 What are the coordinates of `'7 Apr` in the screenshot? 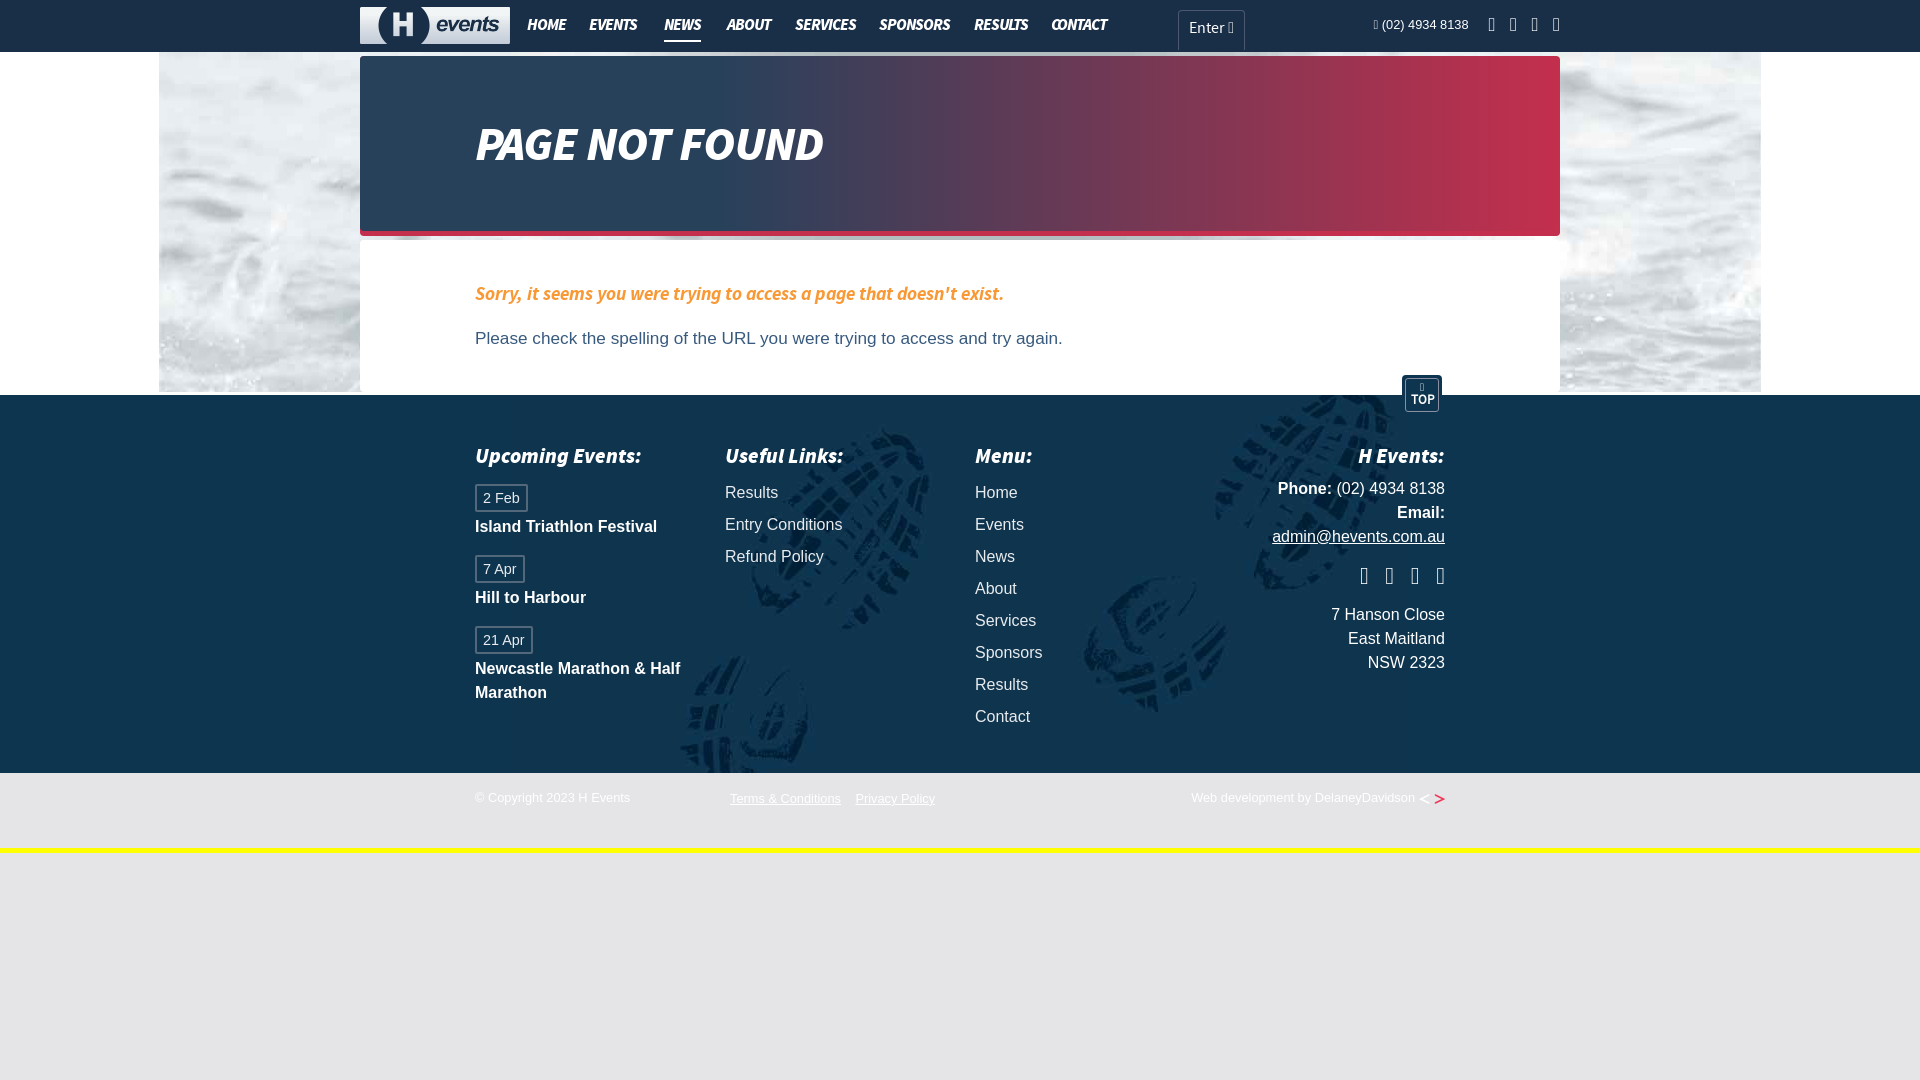 It's located at (474, 583).